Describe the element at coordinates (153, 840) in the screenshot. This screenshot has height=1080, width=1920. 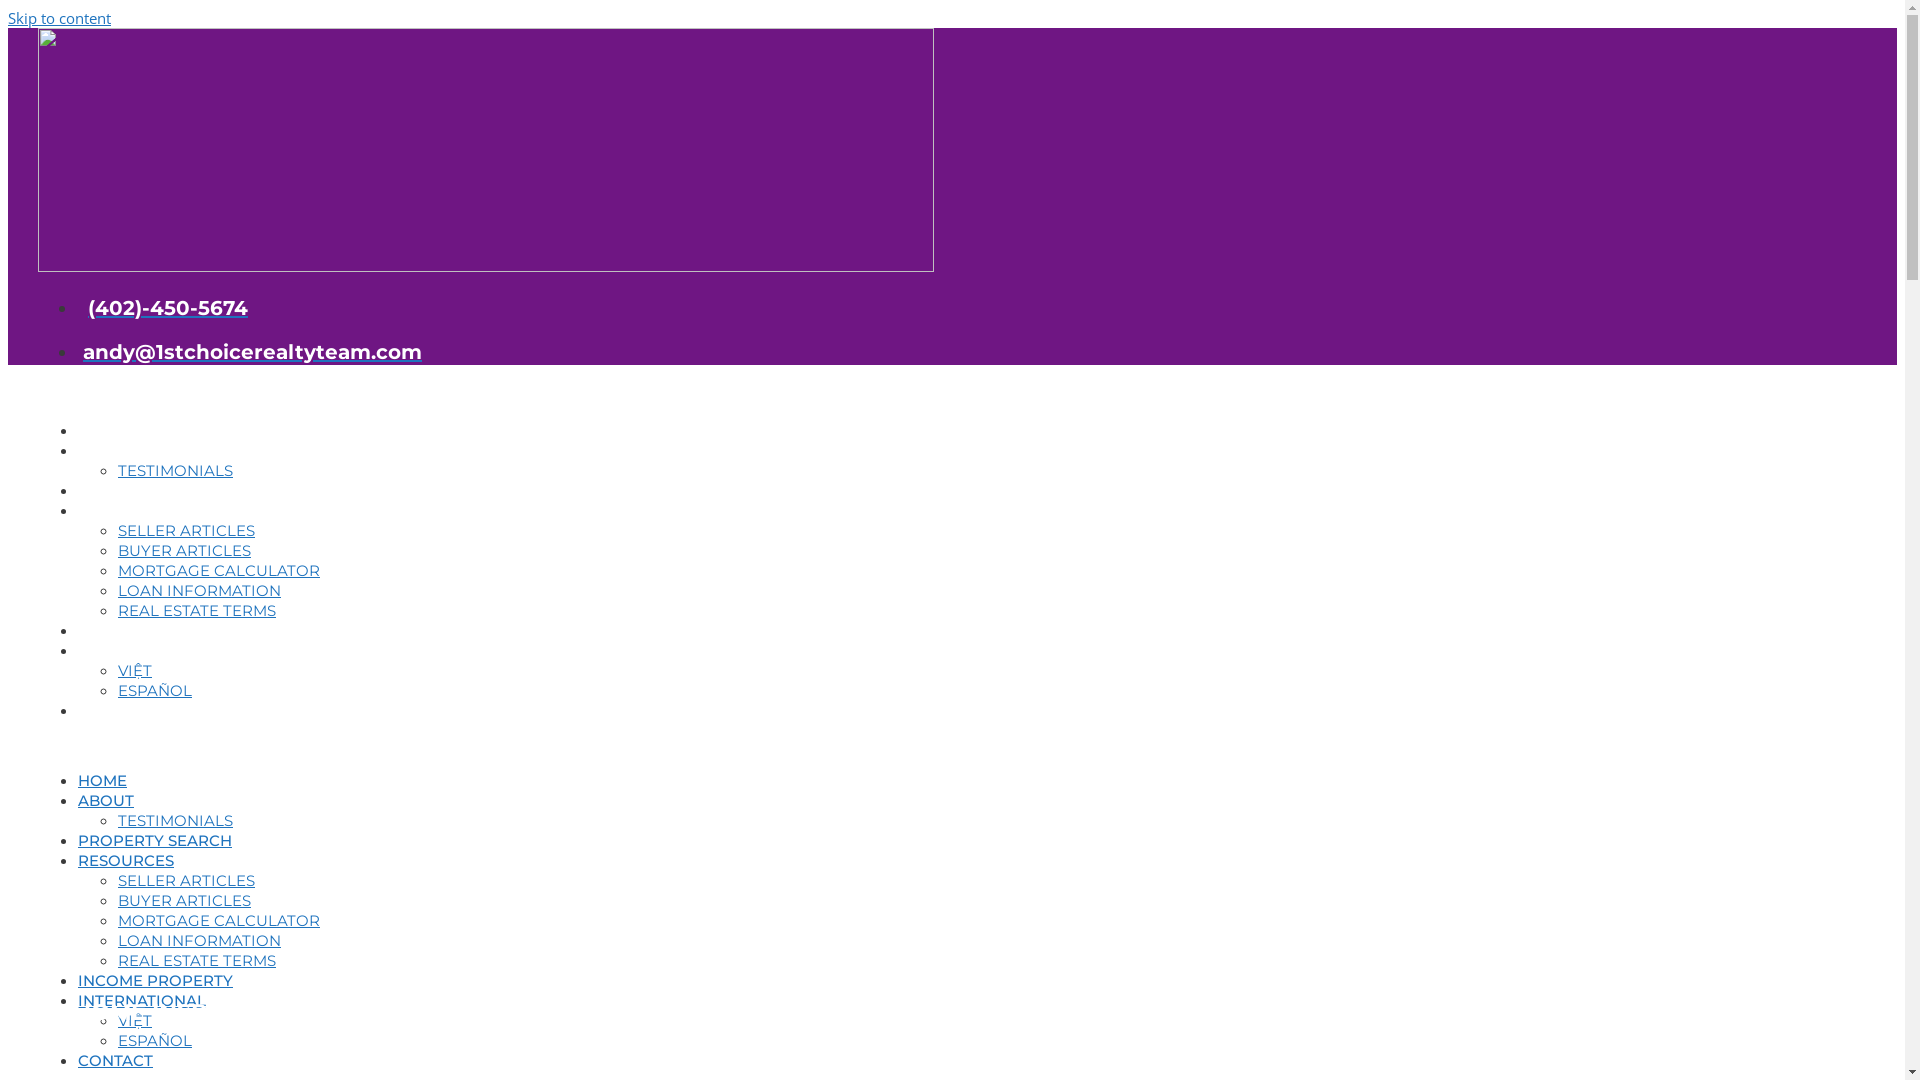
I see `'PROPERTY SEARCH'` at that location.